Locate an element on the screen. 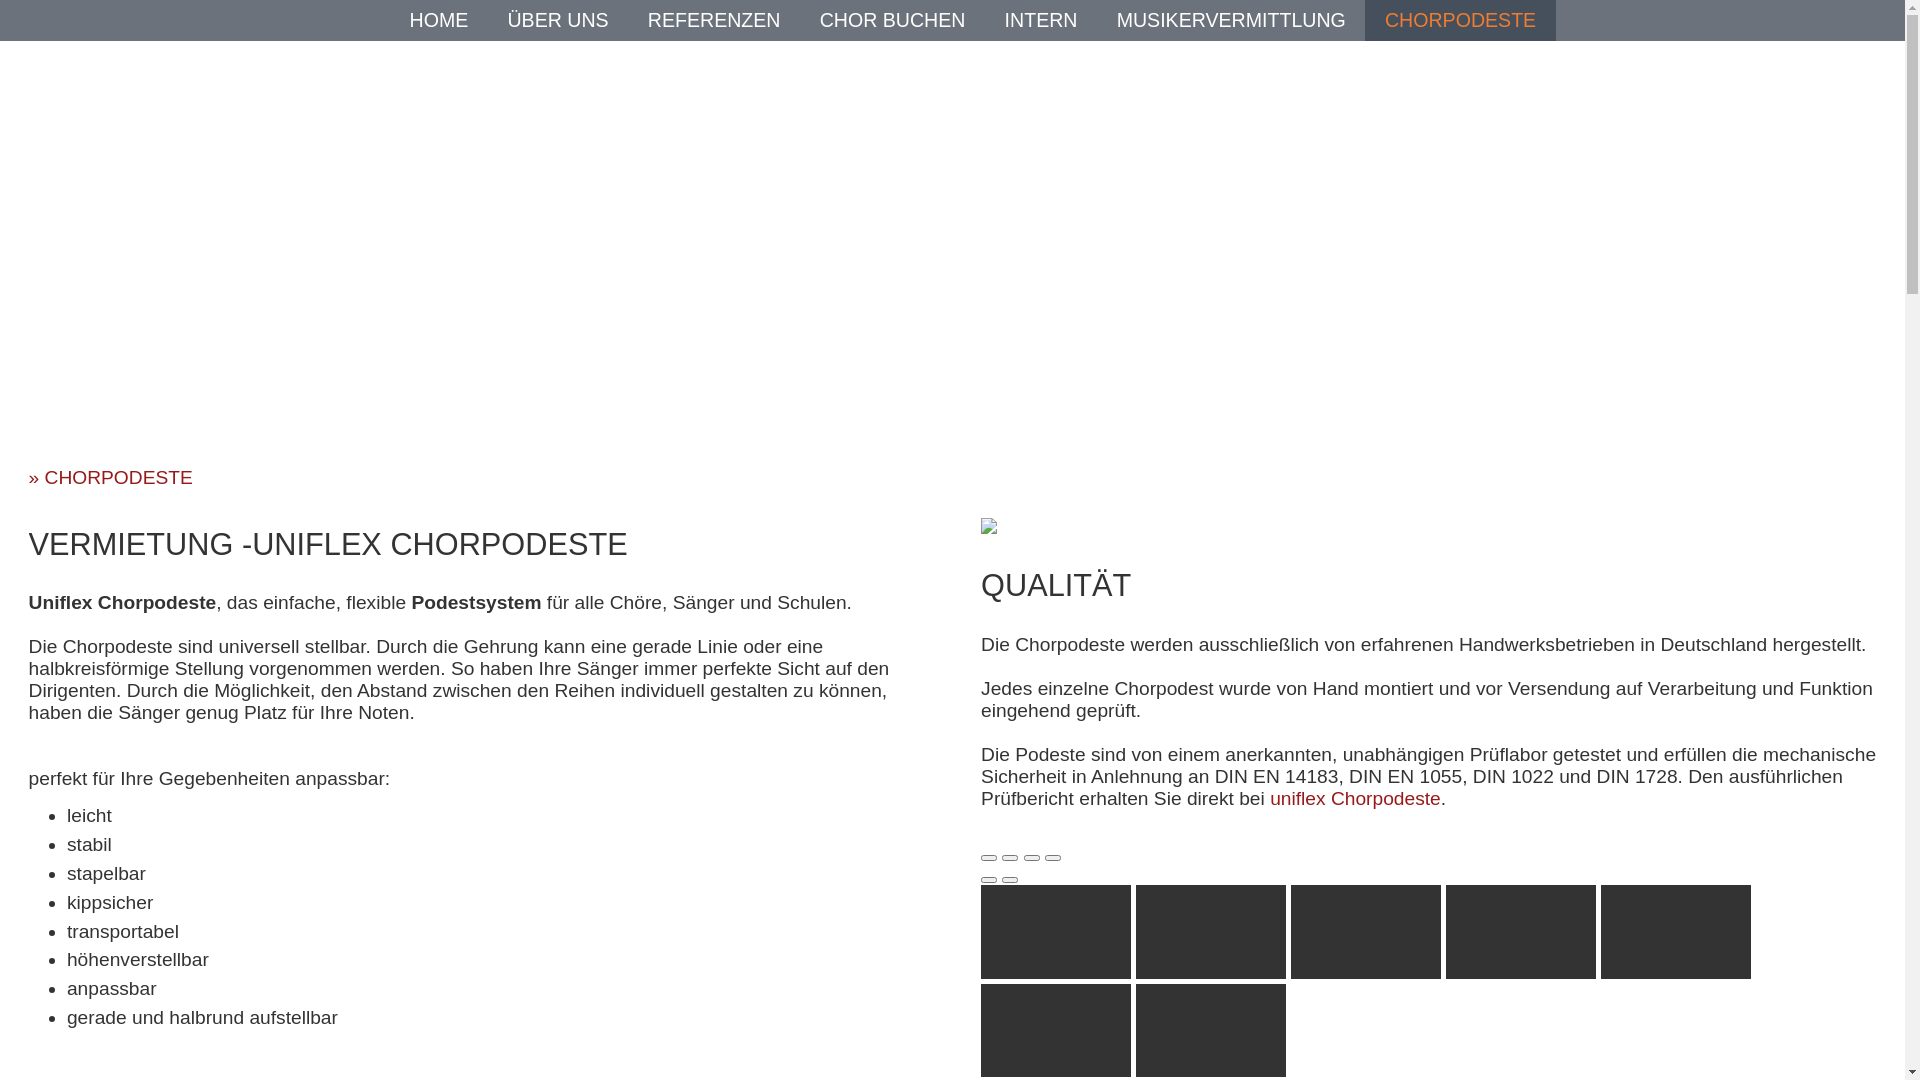 Image resolution: width=1920 pixels, height=1080 pixels. 'Next (arrow right)' is located at coordinates (1009, 878).